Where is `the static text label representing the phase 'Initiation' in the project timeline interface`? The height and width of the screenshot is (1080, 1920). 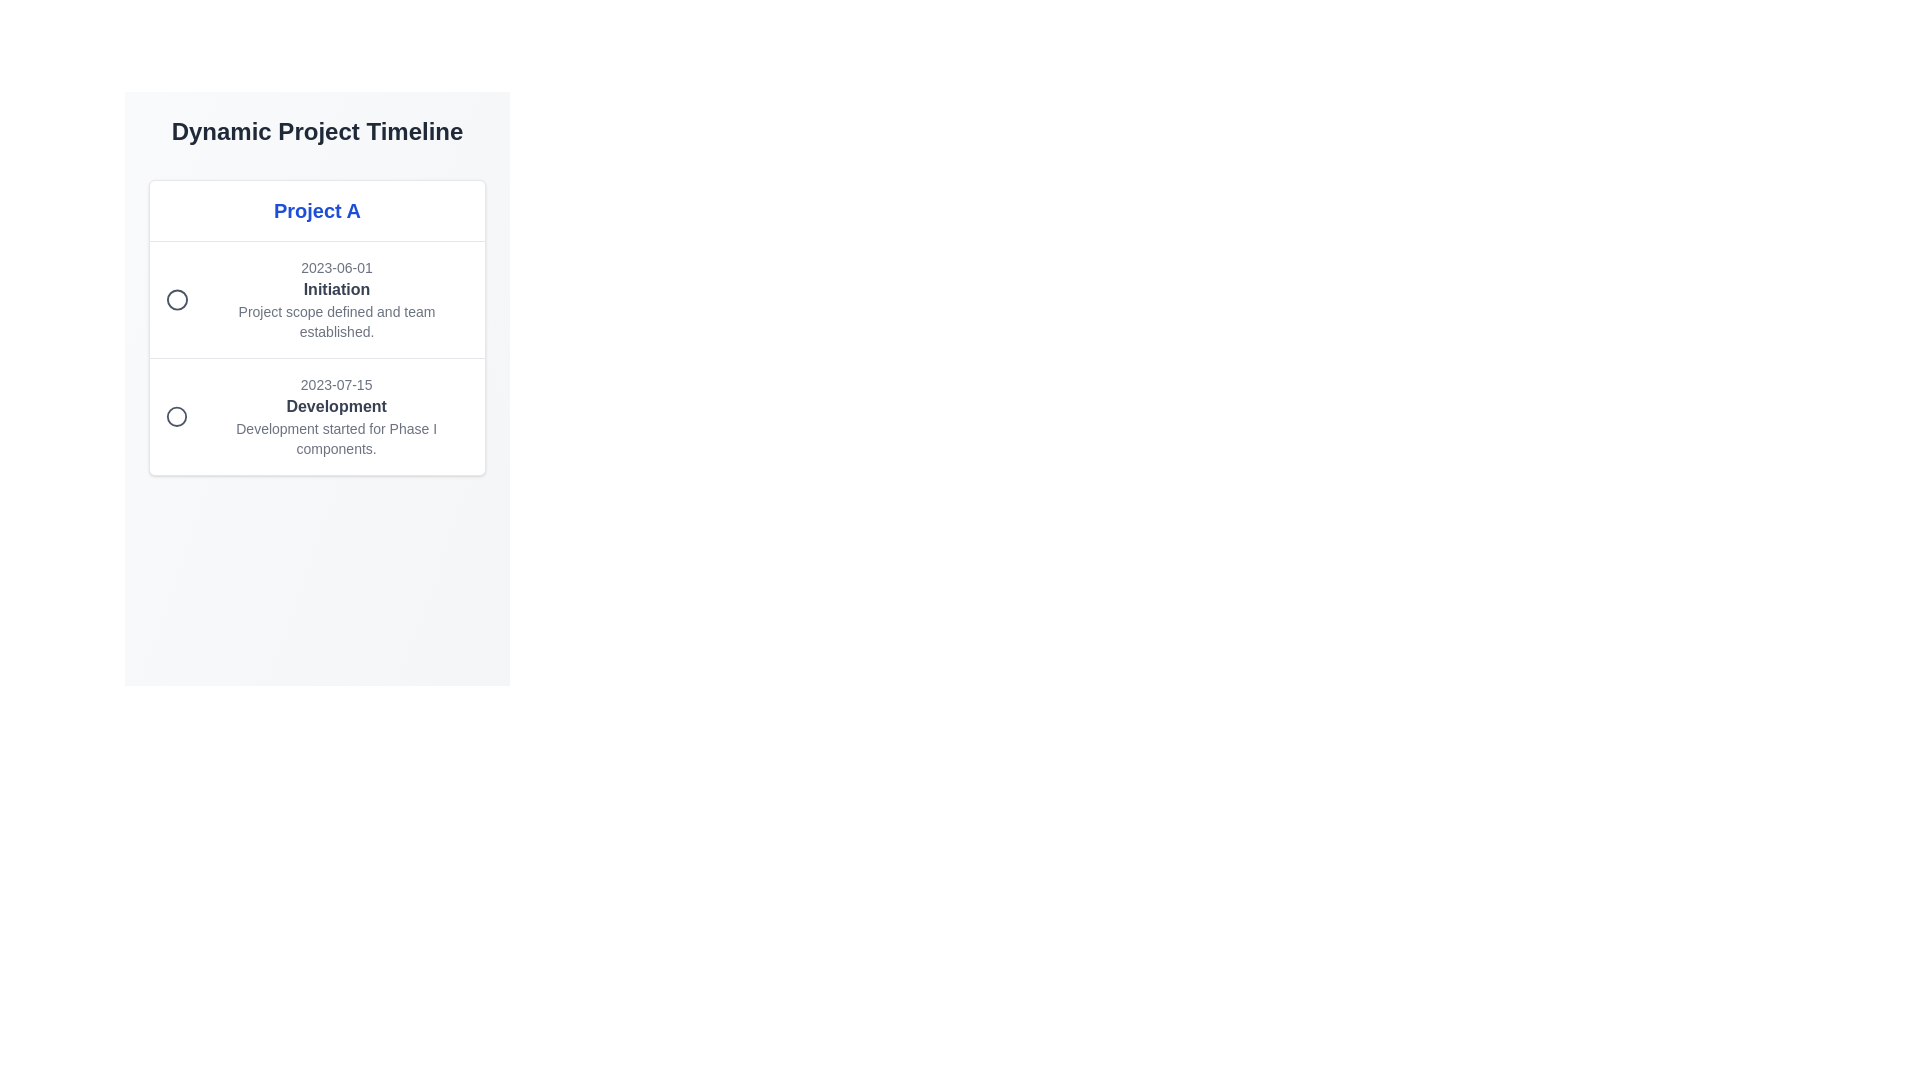 the static text label representing the phase 'Initiation' in the project timeline interface is located at coordinates (336, 289).